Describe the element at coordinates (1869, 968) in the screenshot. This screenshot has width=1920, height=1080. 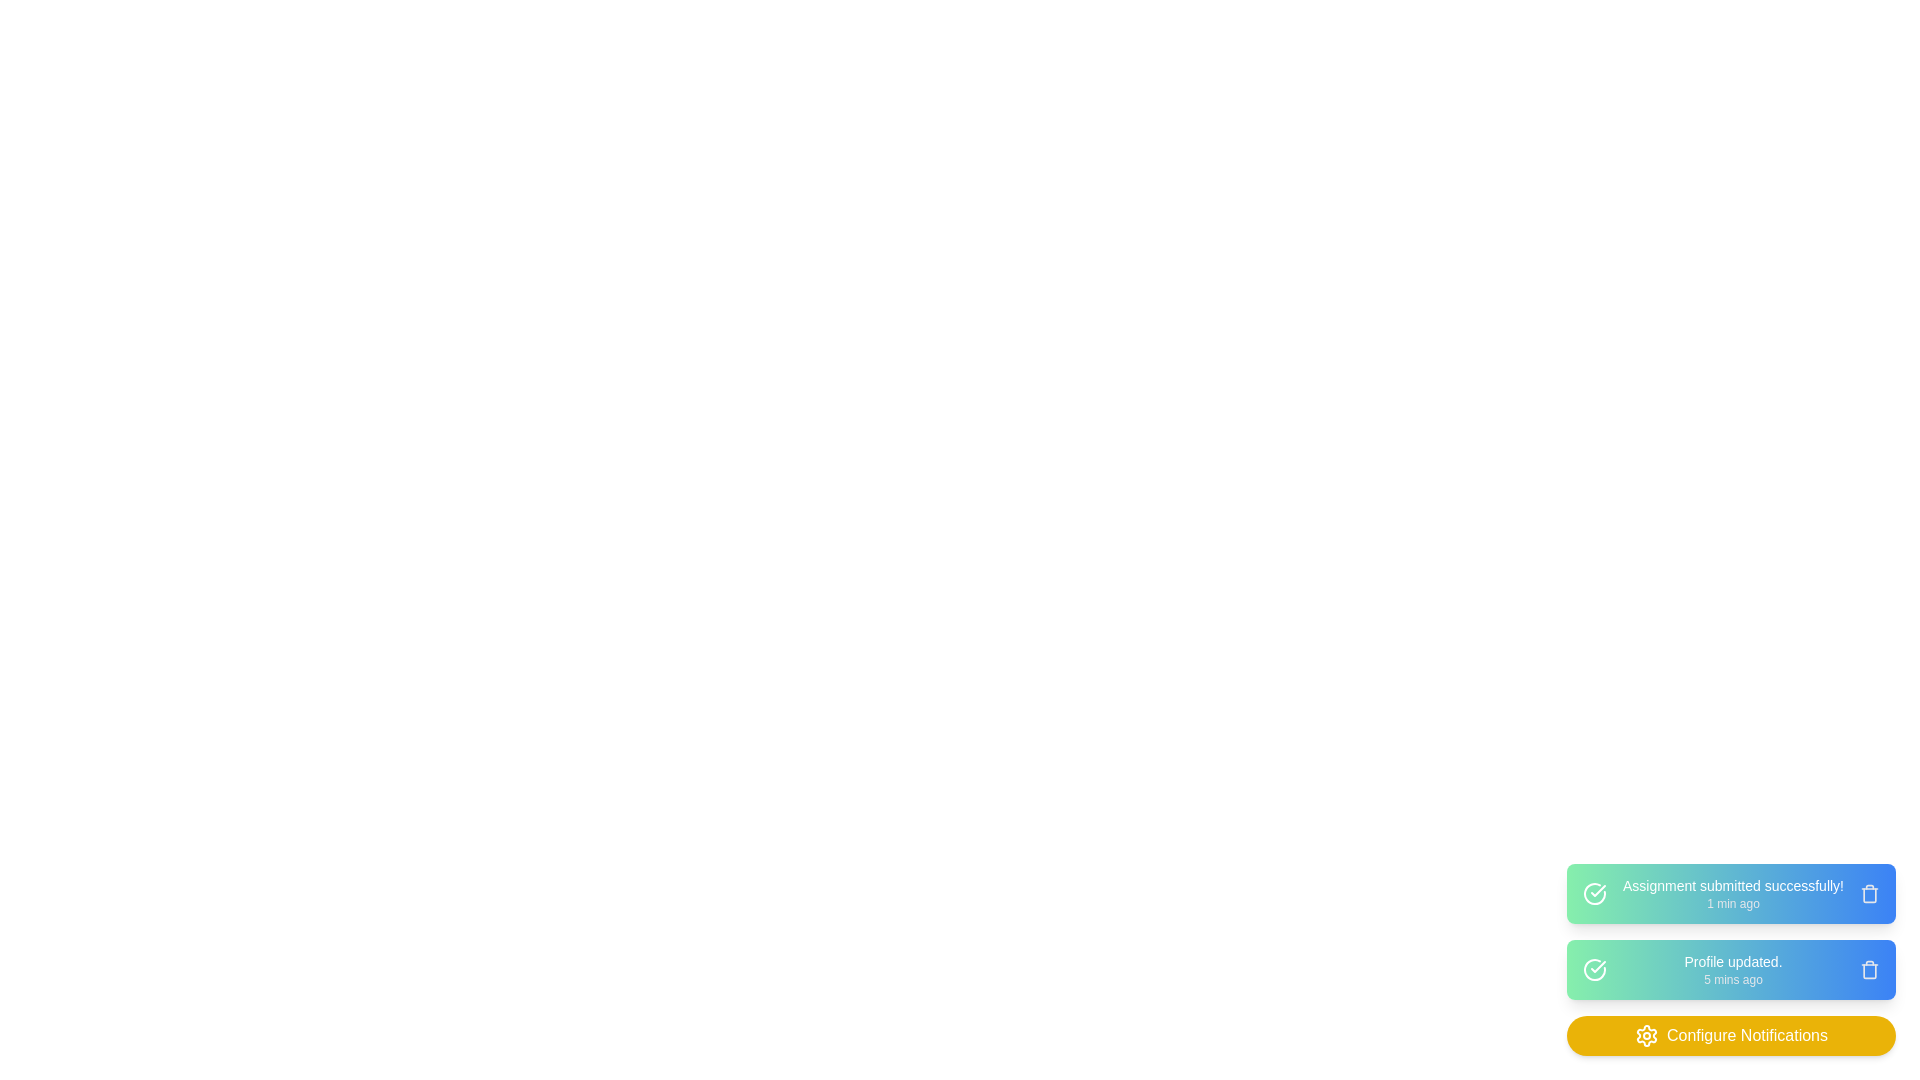
I see `the delete icon for the notification with message 'Profile updated.'` at that location.